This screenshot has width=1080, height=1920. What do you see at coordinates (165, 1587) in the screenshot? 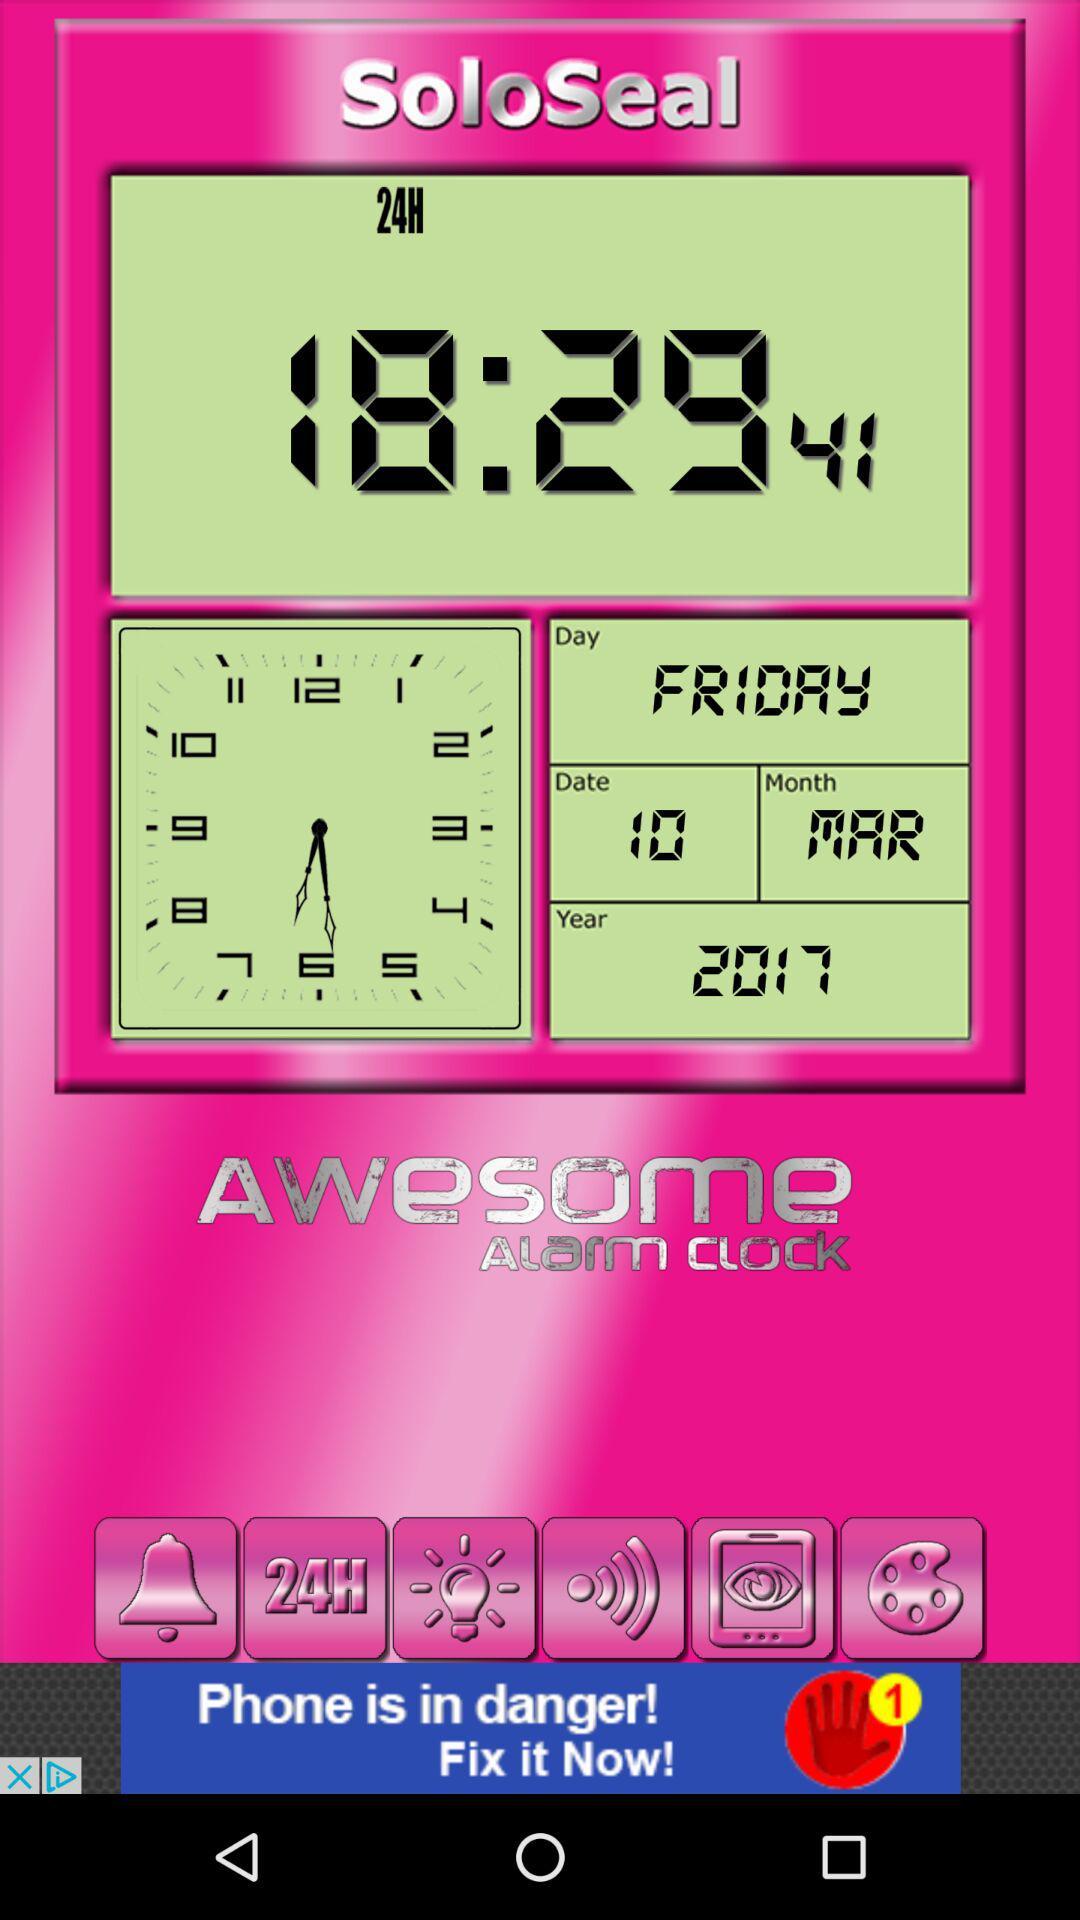
I see `notification button` at bounding box center [165, 1587].